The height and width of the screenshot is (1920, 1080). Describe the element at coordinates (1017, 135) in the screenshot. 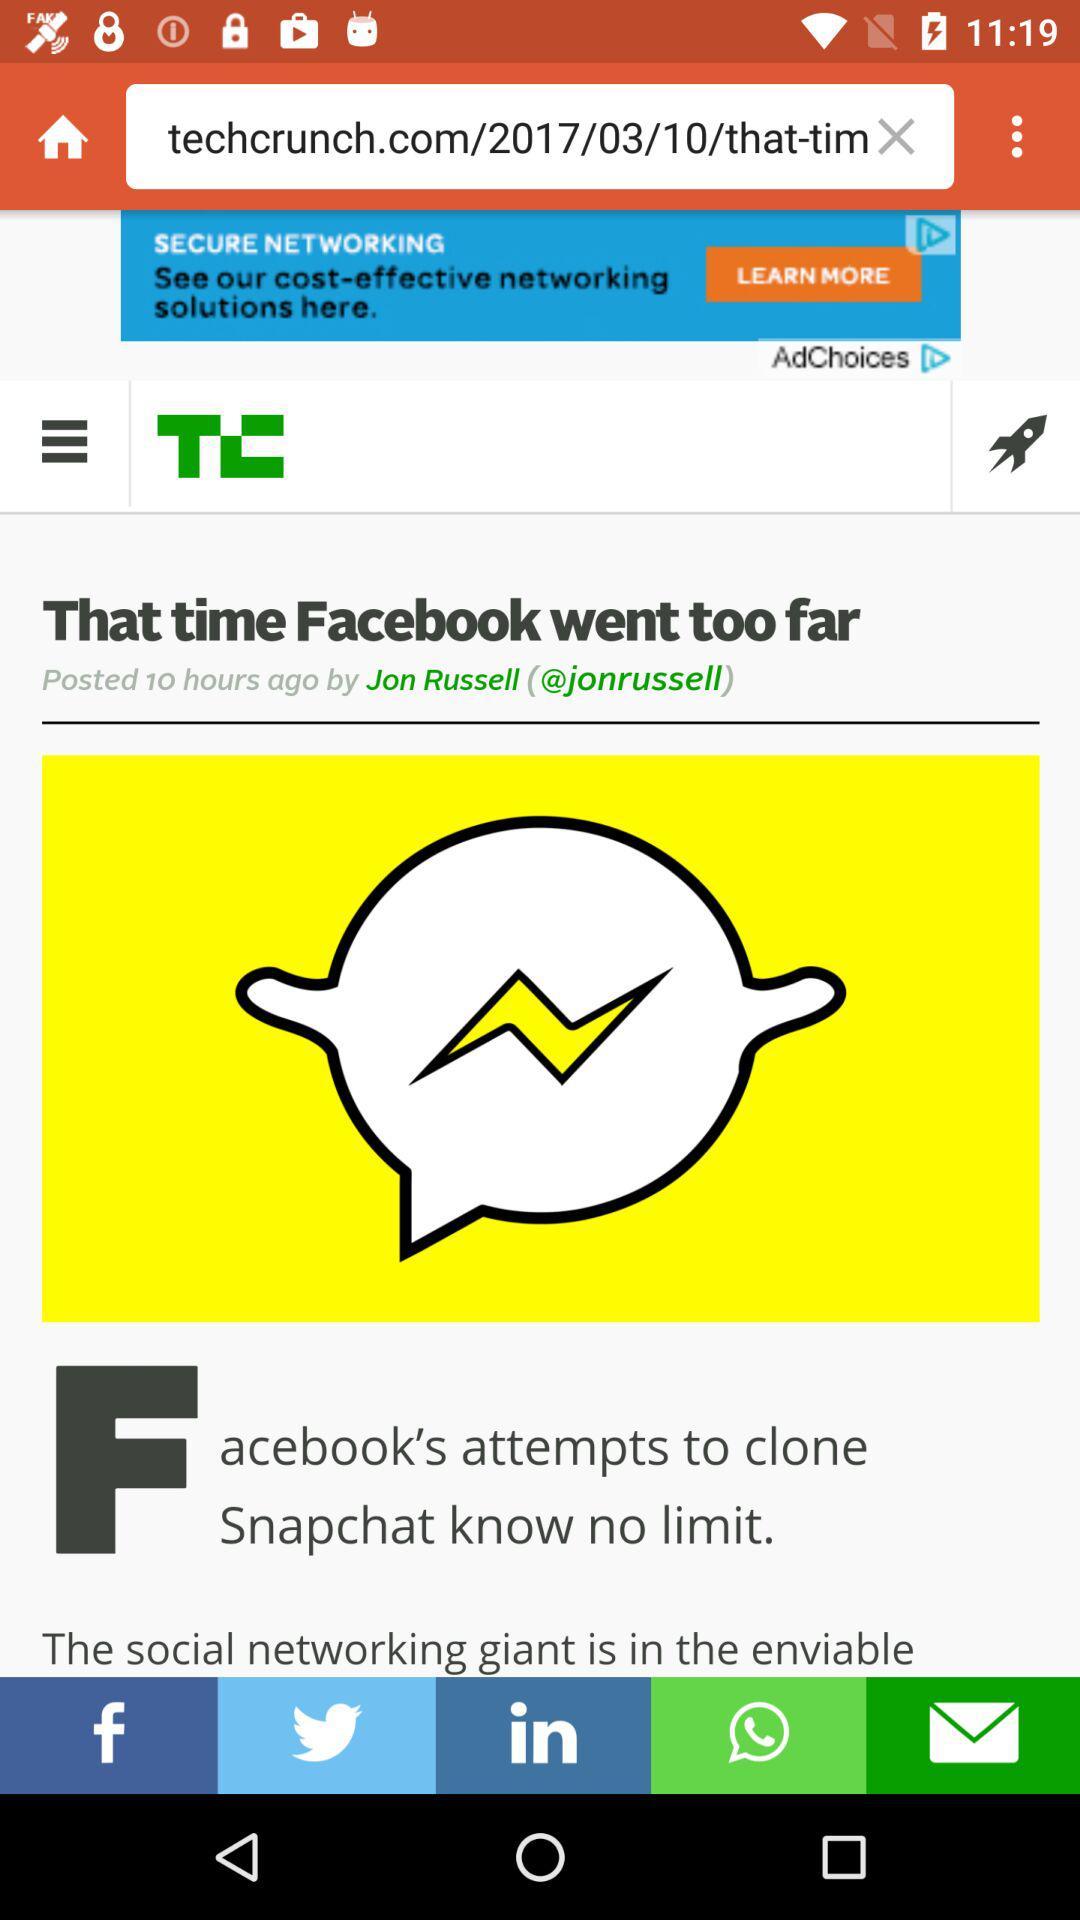

I see `more info` at that location.